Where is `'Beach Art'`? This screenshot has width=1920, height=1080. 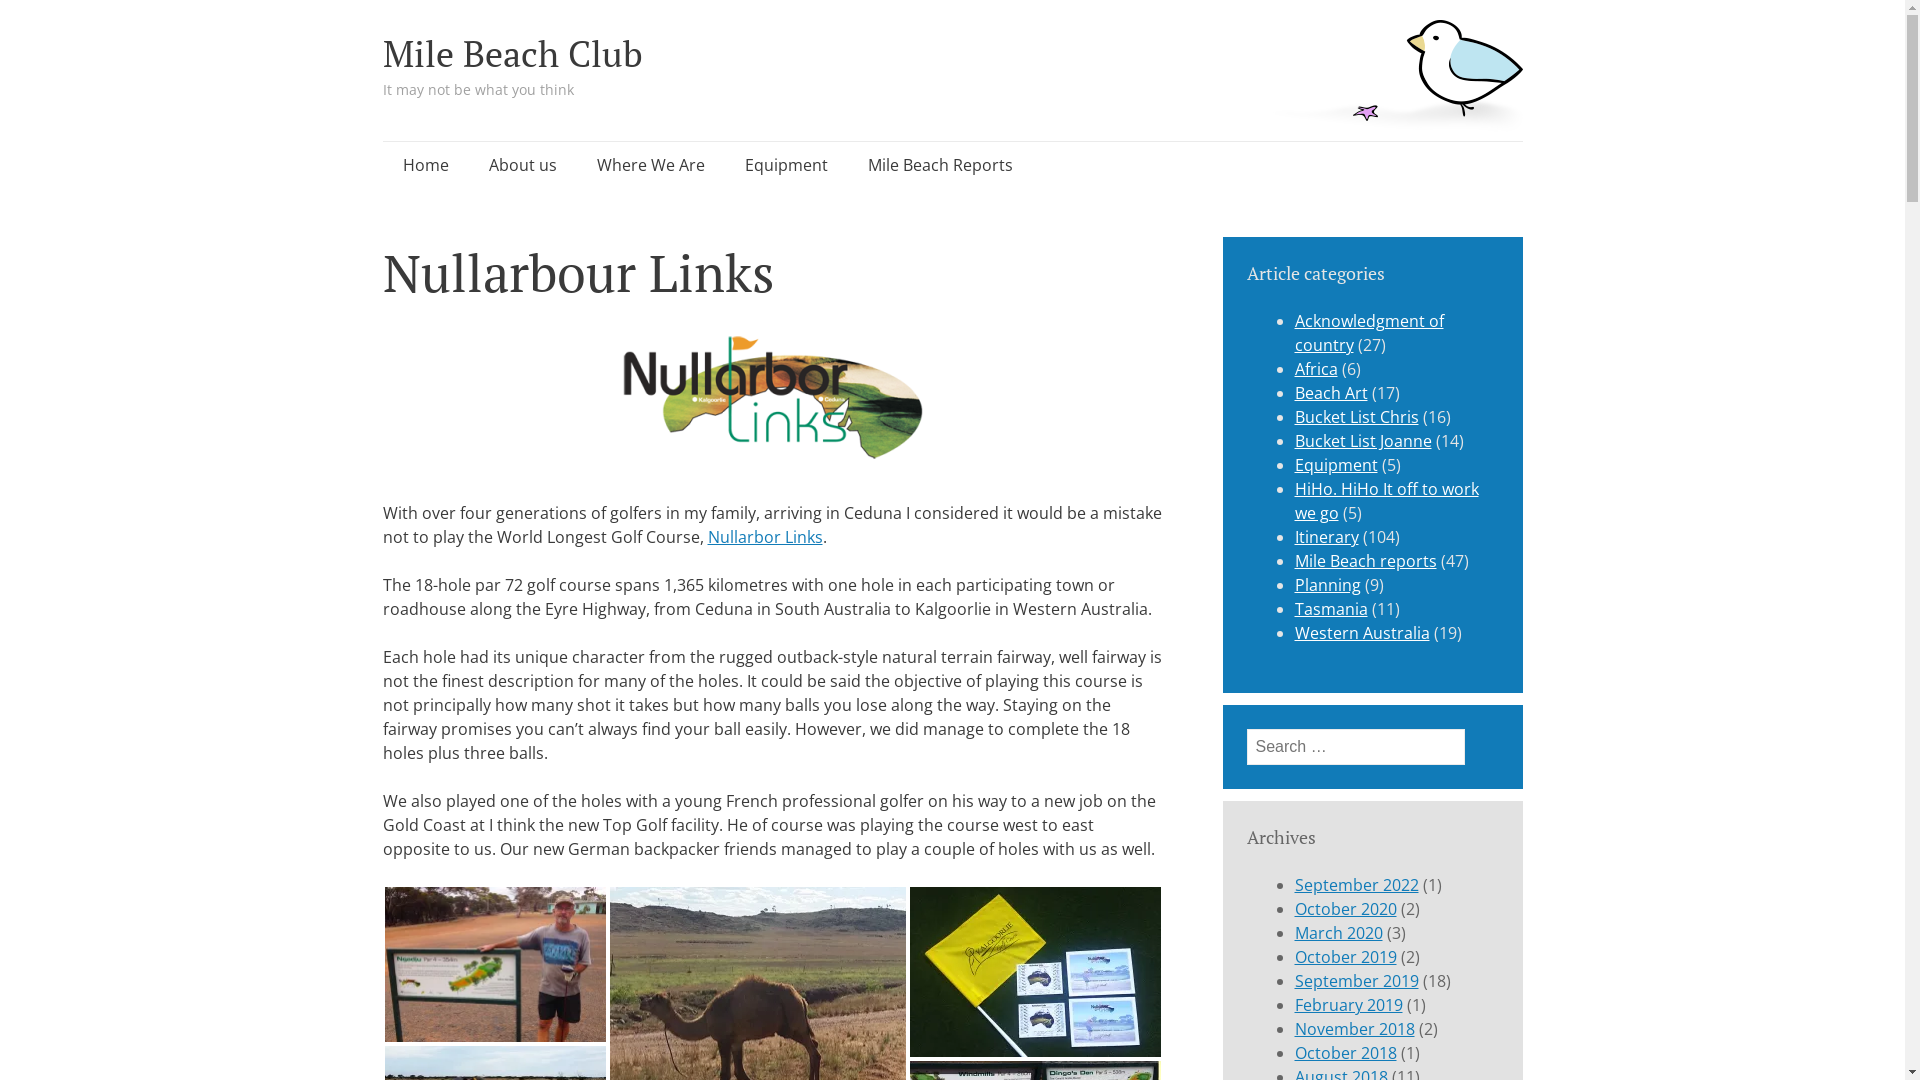
'Beach Art' is located at coordinates (1330, 393).